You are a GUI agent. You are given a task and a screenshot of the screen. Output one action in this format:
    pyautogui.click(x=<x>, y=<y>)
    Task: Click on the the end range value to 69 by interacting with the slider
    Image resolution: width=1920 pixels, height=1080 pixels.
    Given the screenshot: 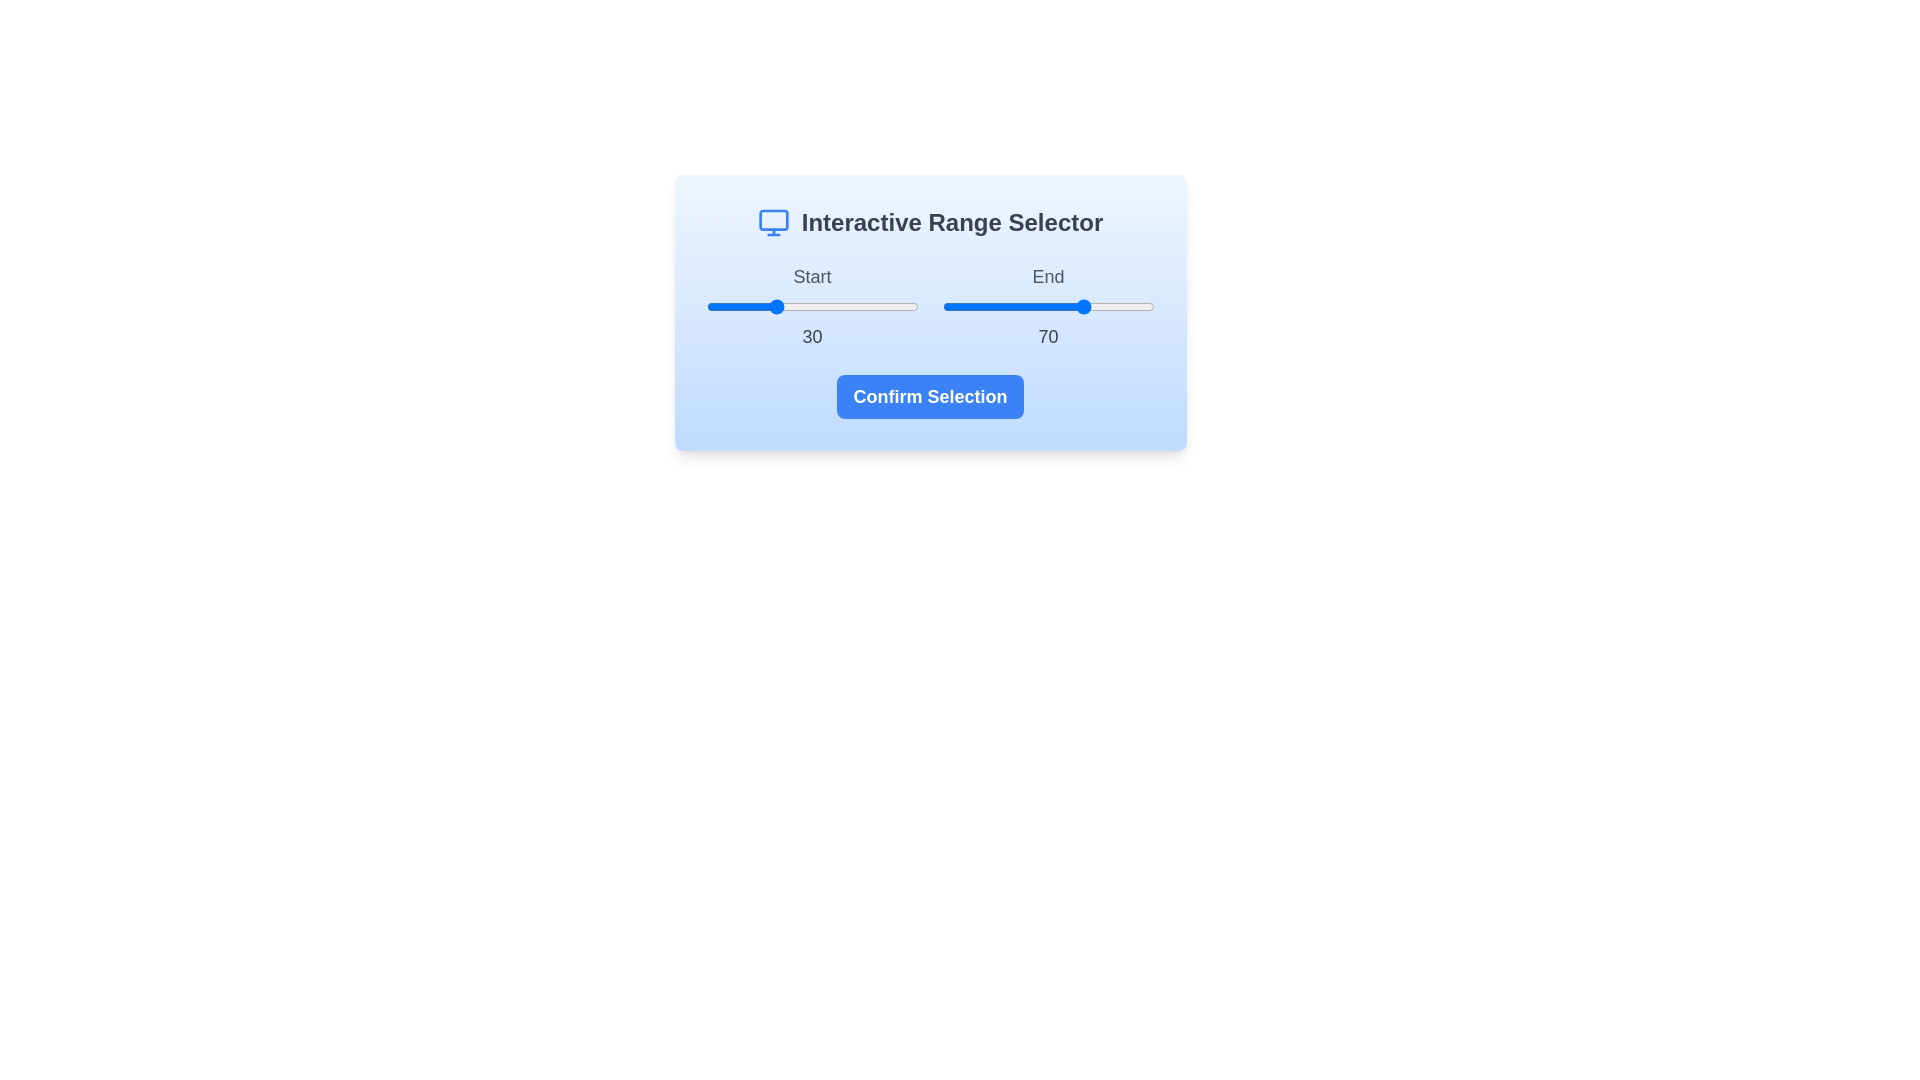 What is the action you would take?
    pyautogui.click(x=1087, y=307)
    